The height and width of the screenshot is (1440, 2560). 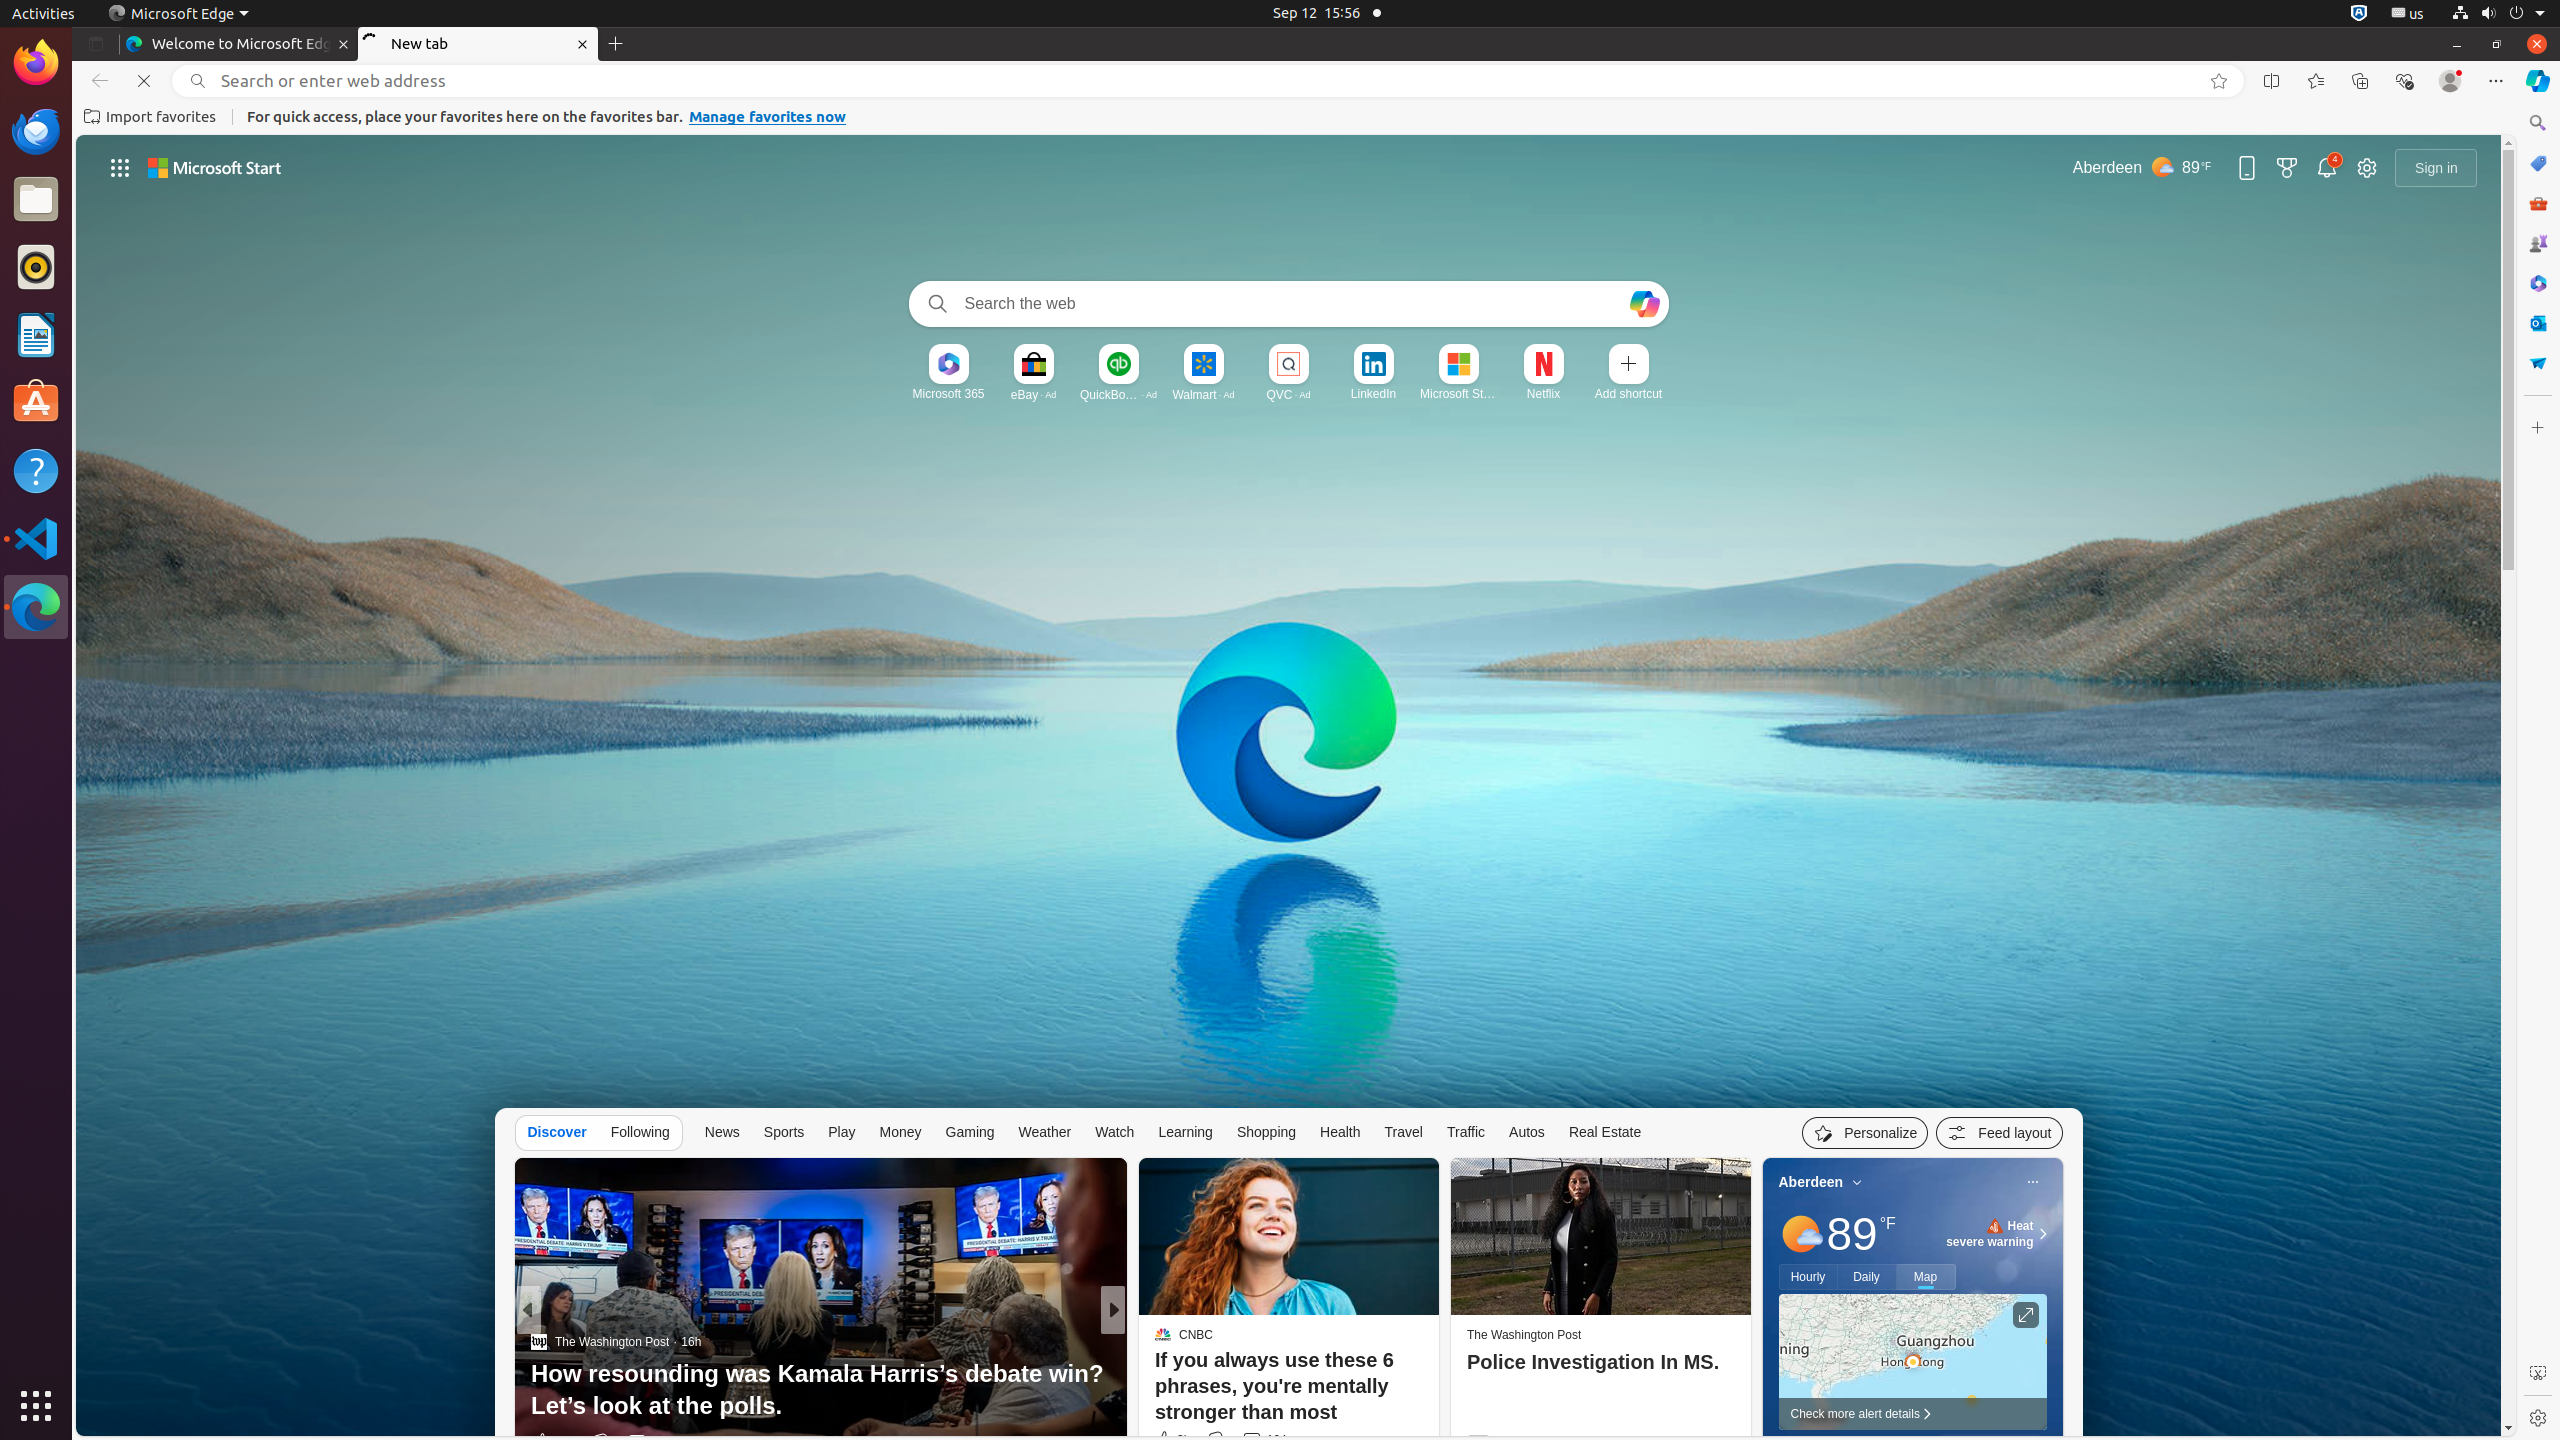 What do you see at coordinates (635, 1440) in the screenshot?
I see `'View comments 480 Comment'` at bounding box center [635, 1440].